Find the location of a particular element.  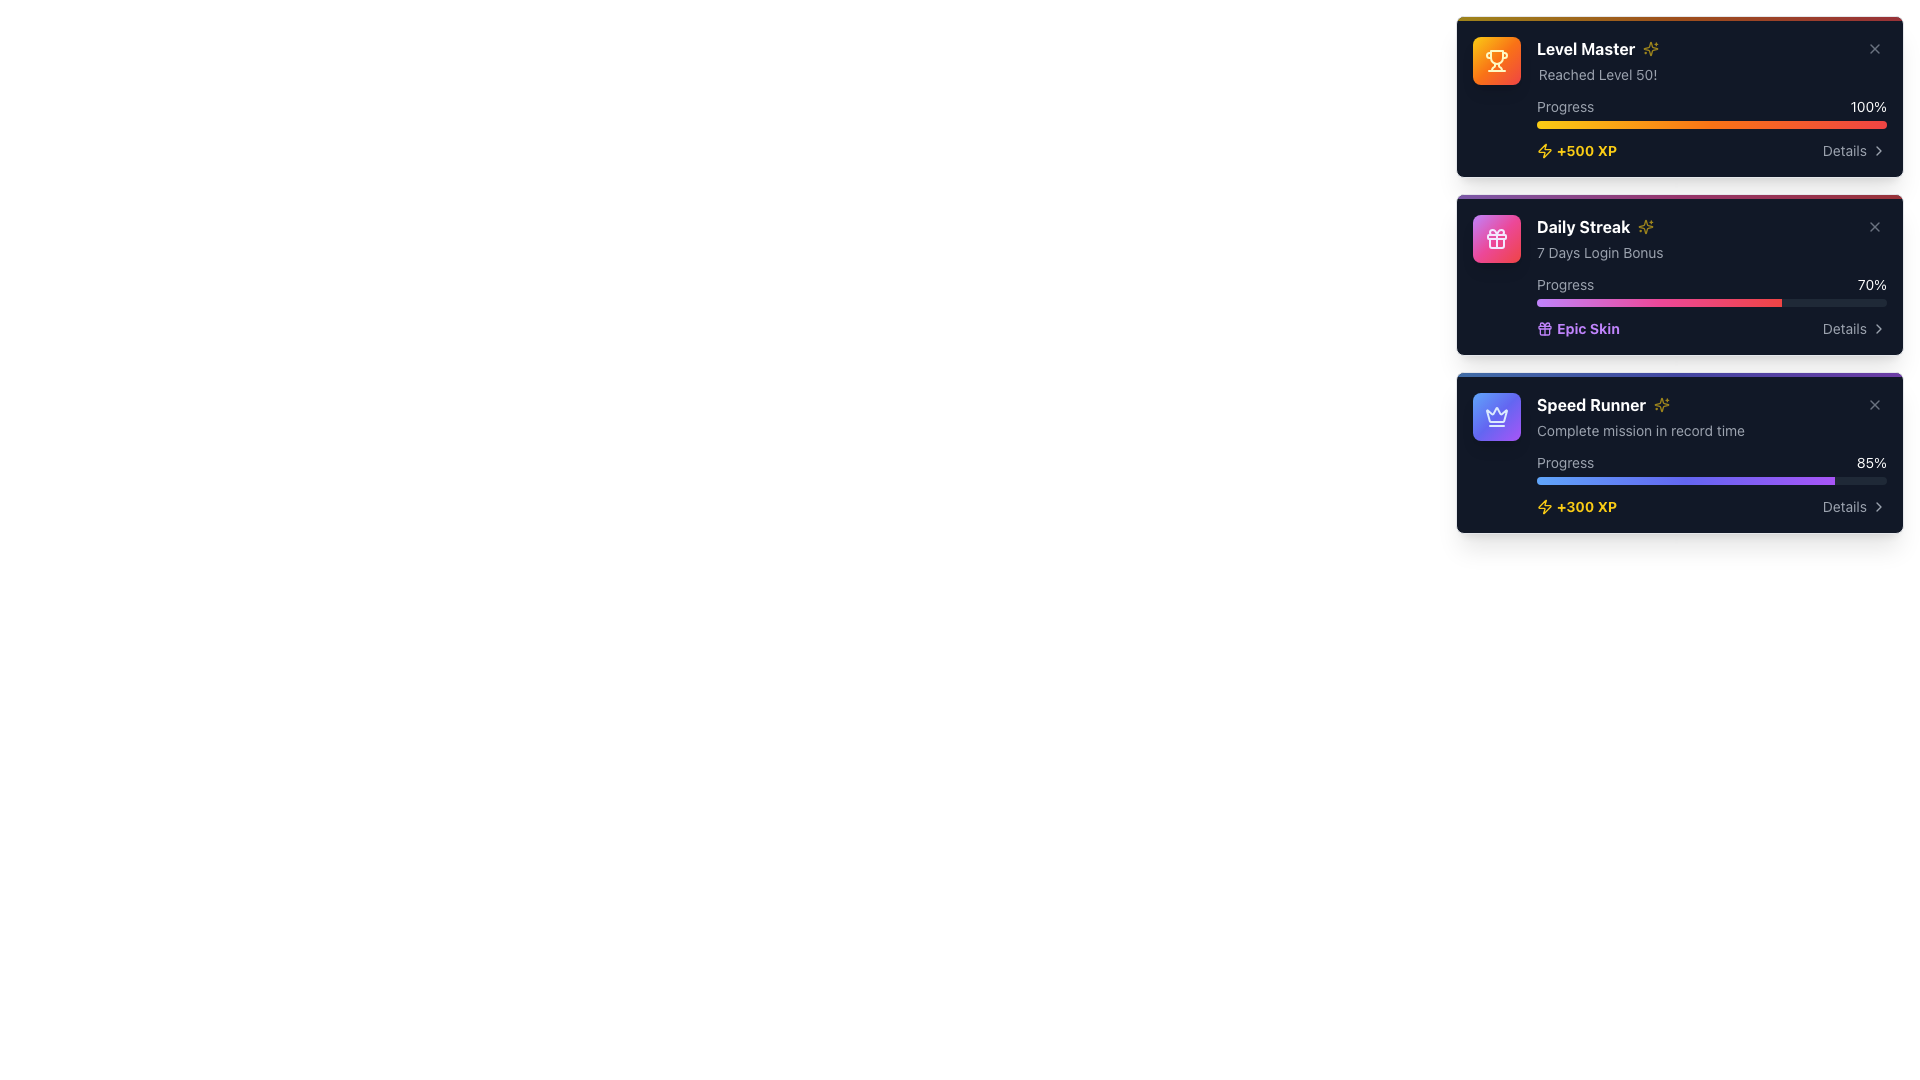

the text label that indicates the title for a specific mission or milestone description is located at coordinates (1641, 405).